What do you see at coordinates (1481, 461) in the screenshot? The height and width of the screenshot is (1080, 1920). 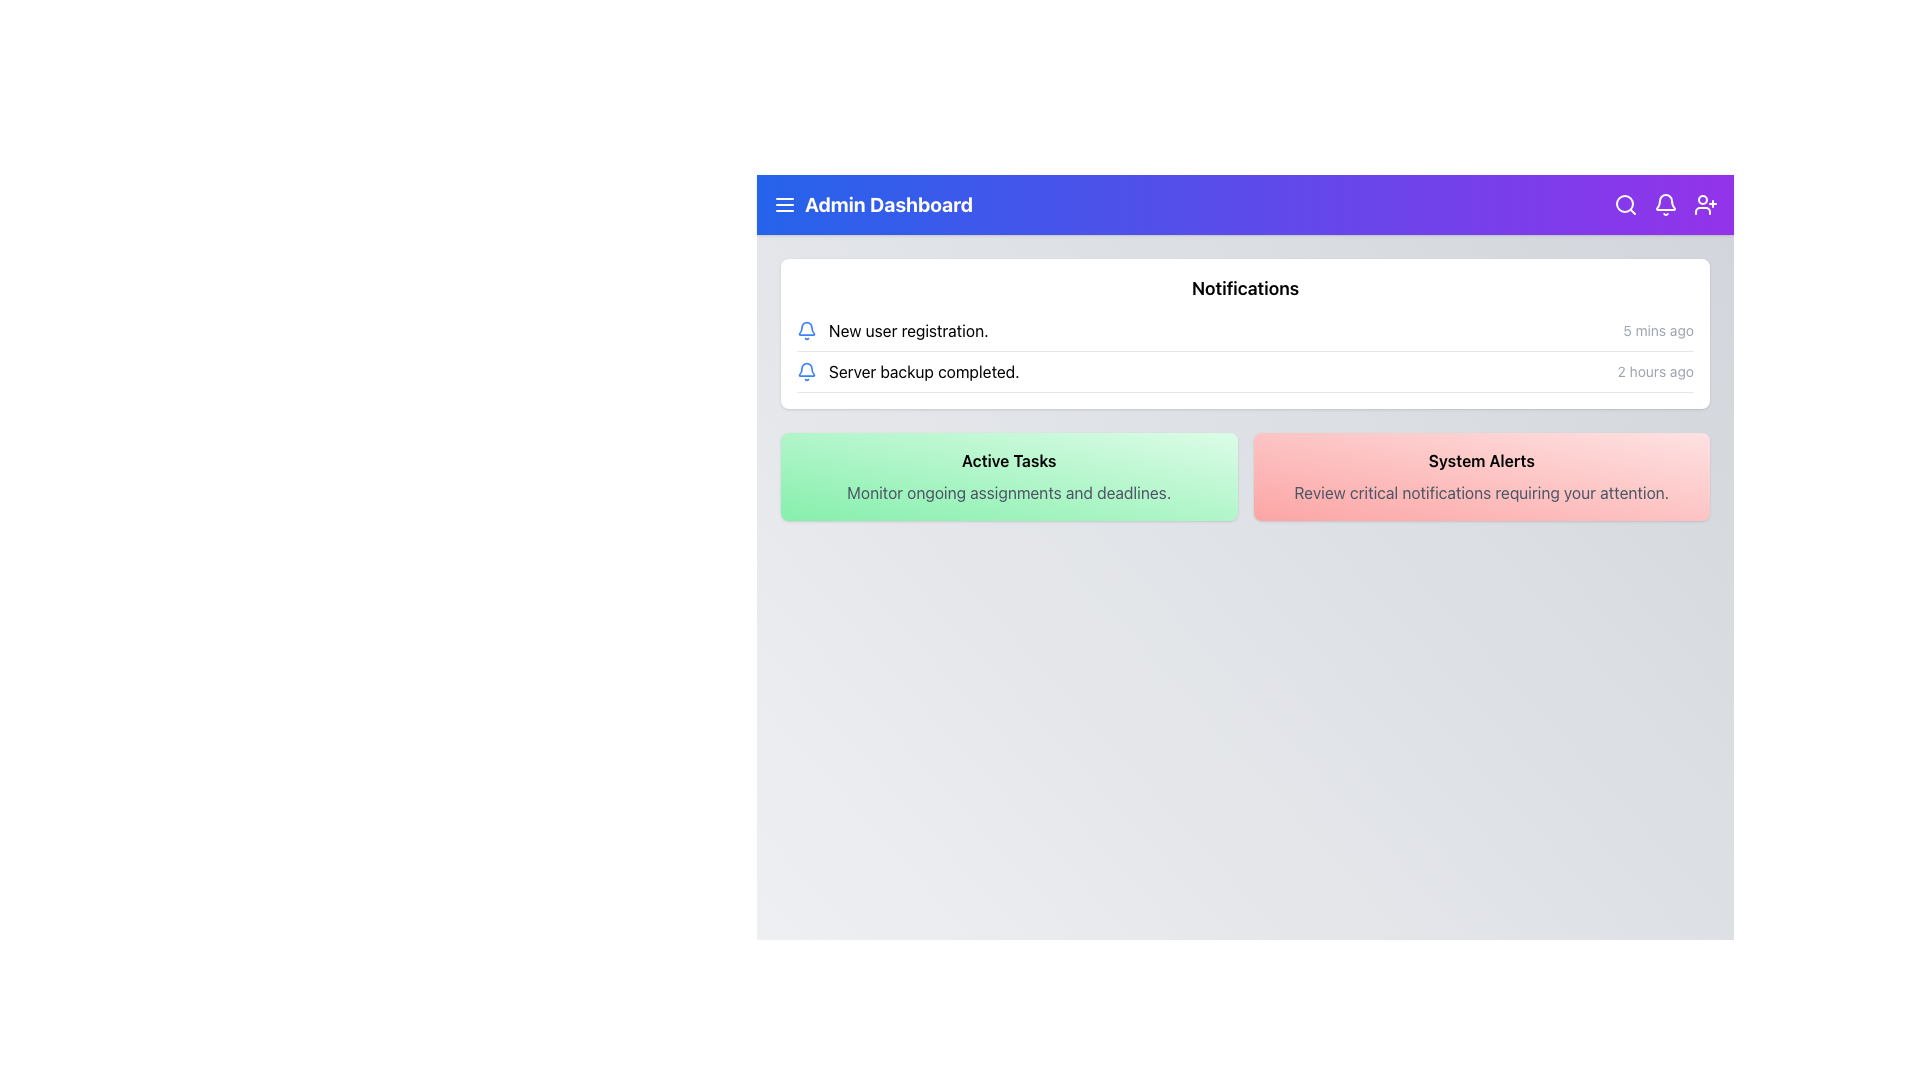 I see `text displayed in the title label for the 'System Alerts' section, which is positioned within a red gradient box on the rightmost side of the row` at bounding box center [1481, 461].